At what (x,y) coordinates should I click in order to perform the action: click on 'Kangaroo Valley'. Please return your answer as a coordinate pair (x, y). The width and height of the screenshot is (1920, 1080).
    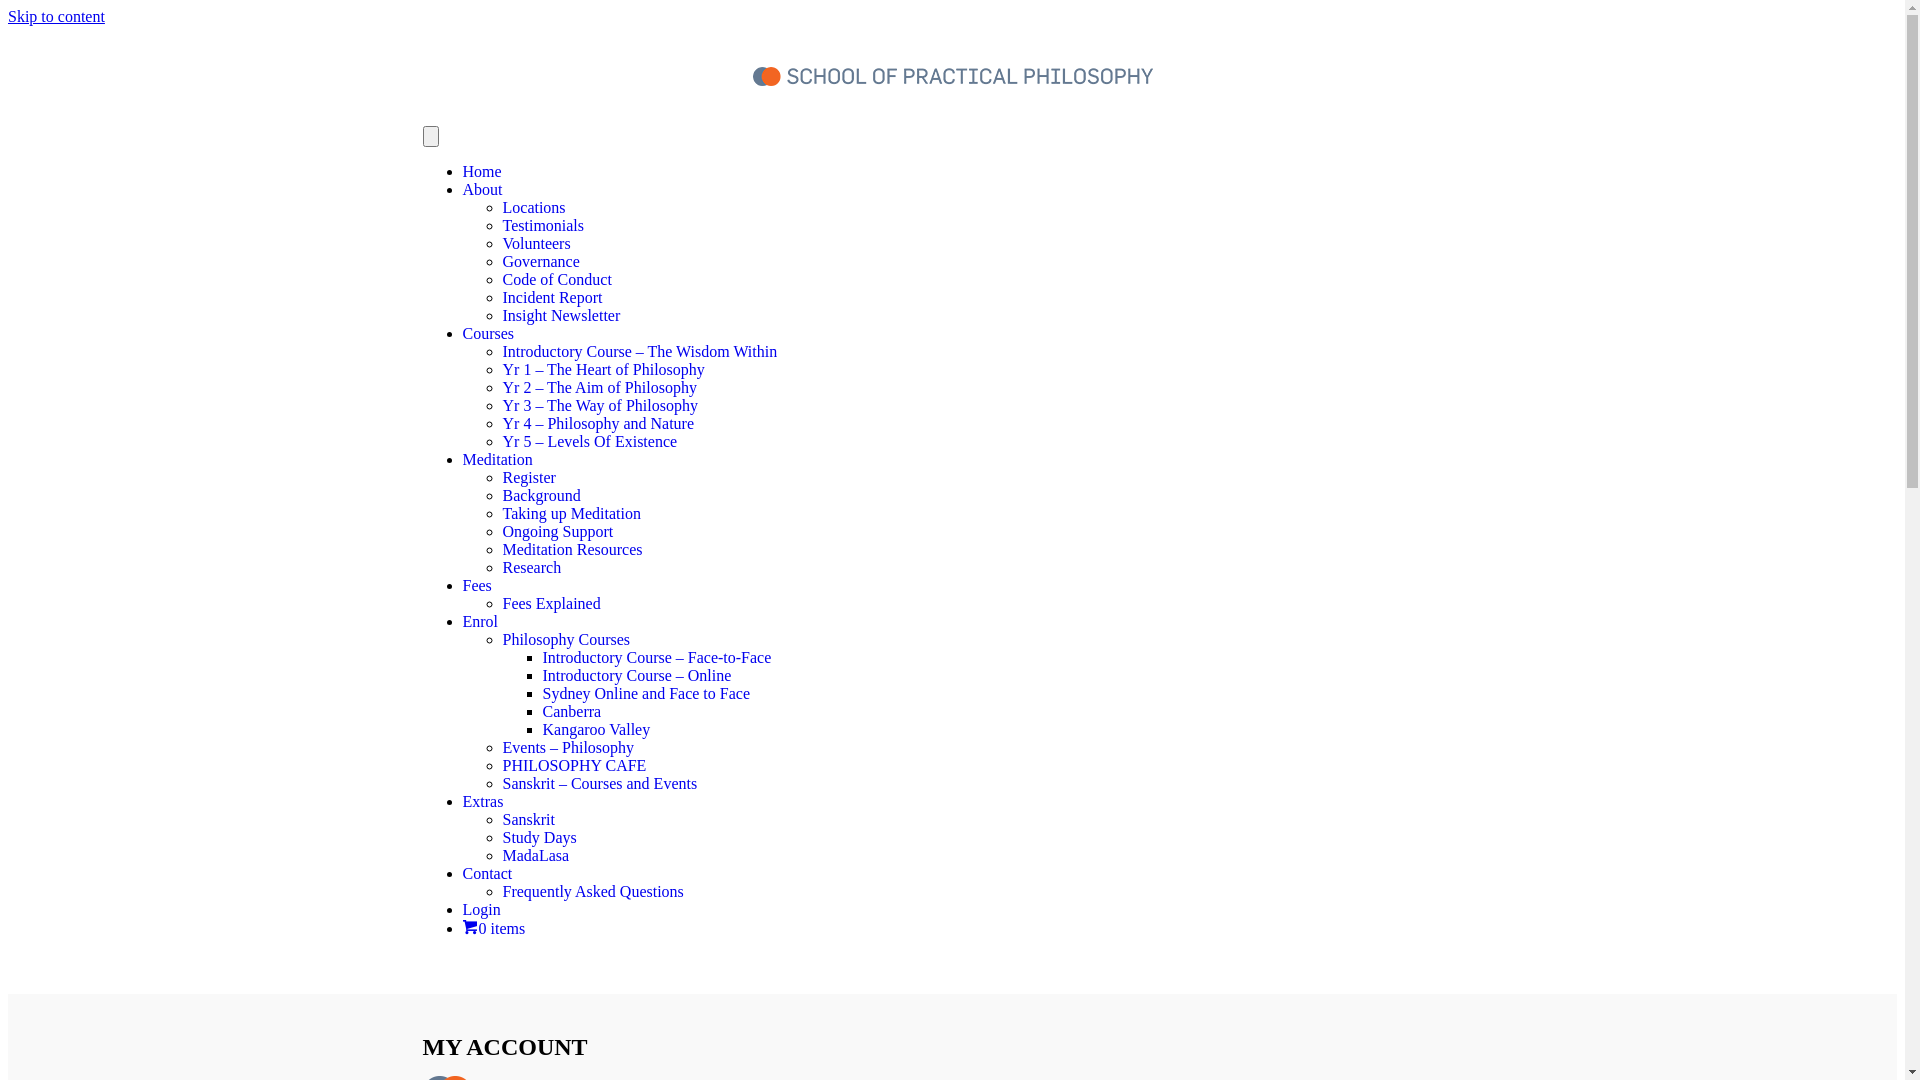
    Looking at the image, I should click on (594, 729).